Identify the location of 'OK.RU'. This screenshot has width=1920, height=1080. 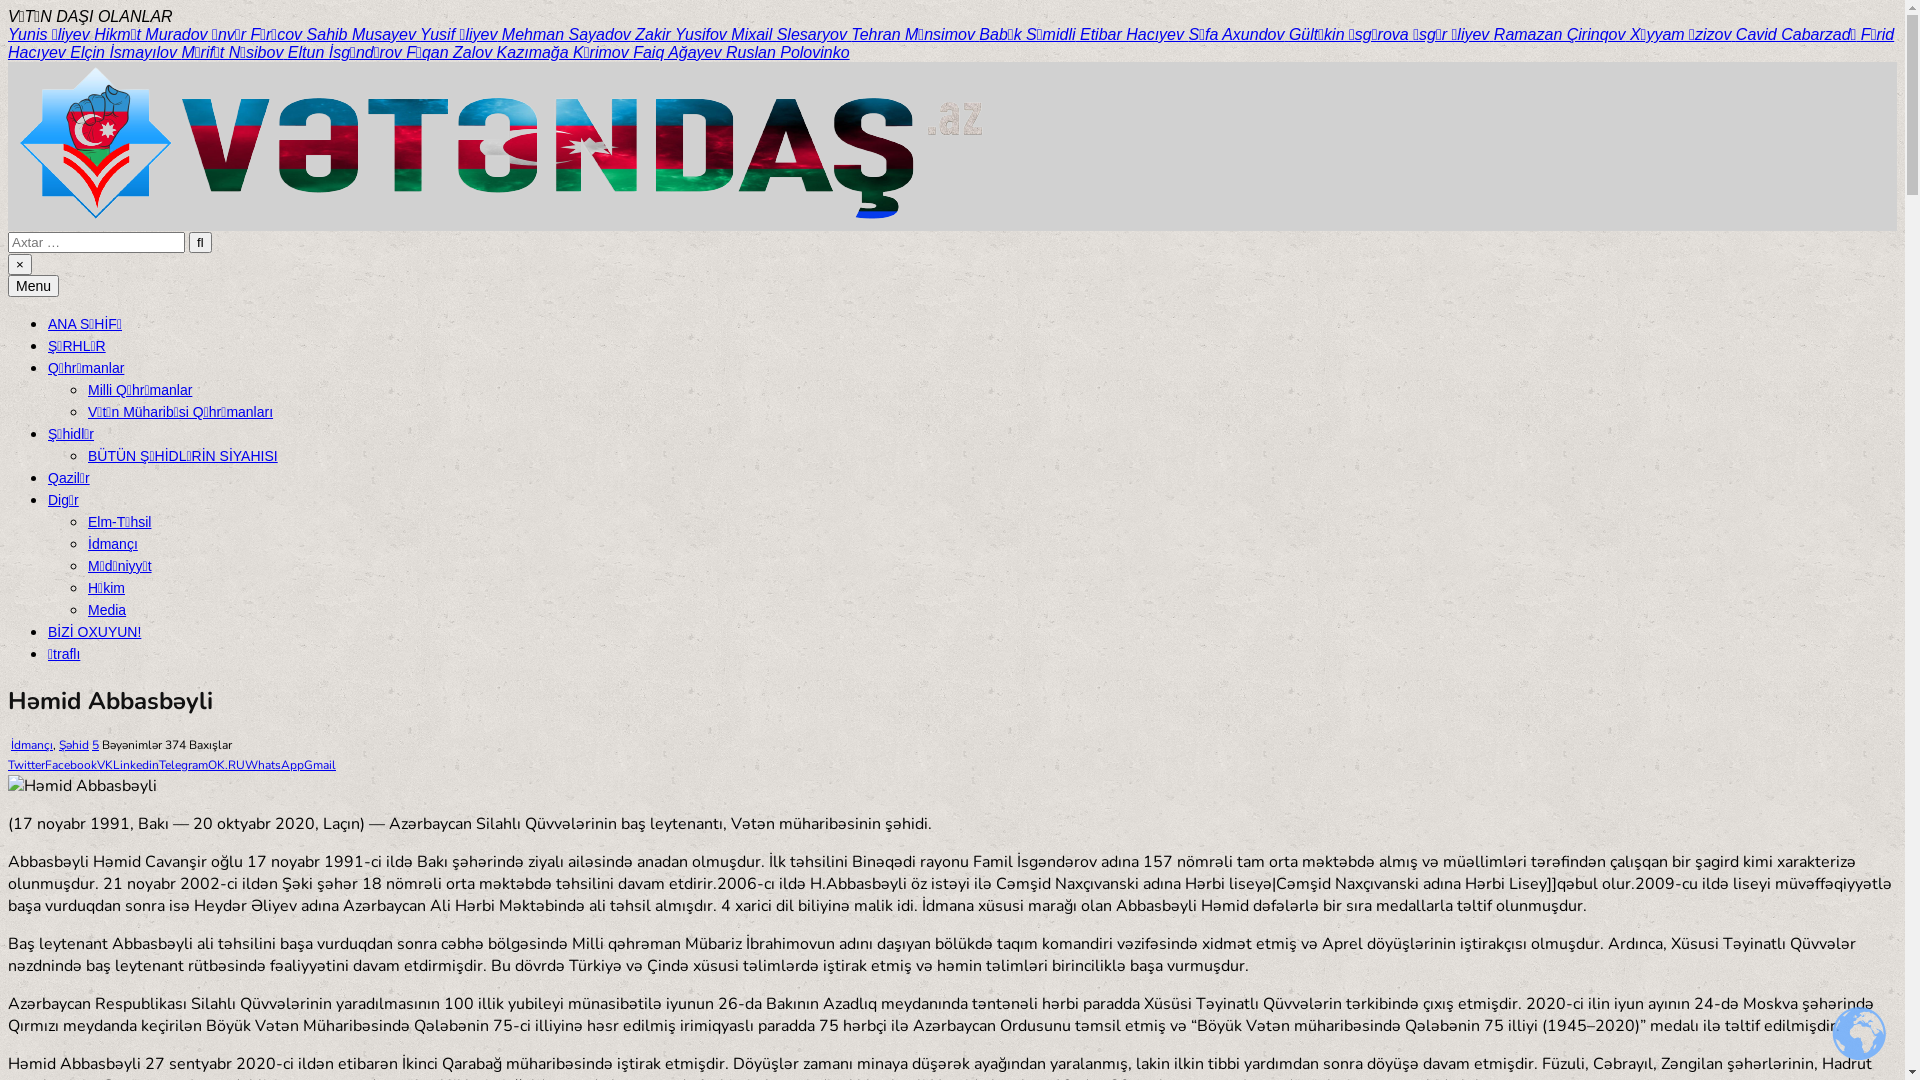
(207, 764).